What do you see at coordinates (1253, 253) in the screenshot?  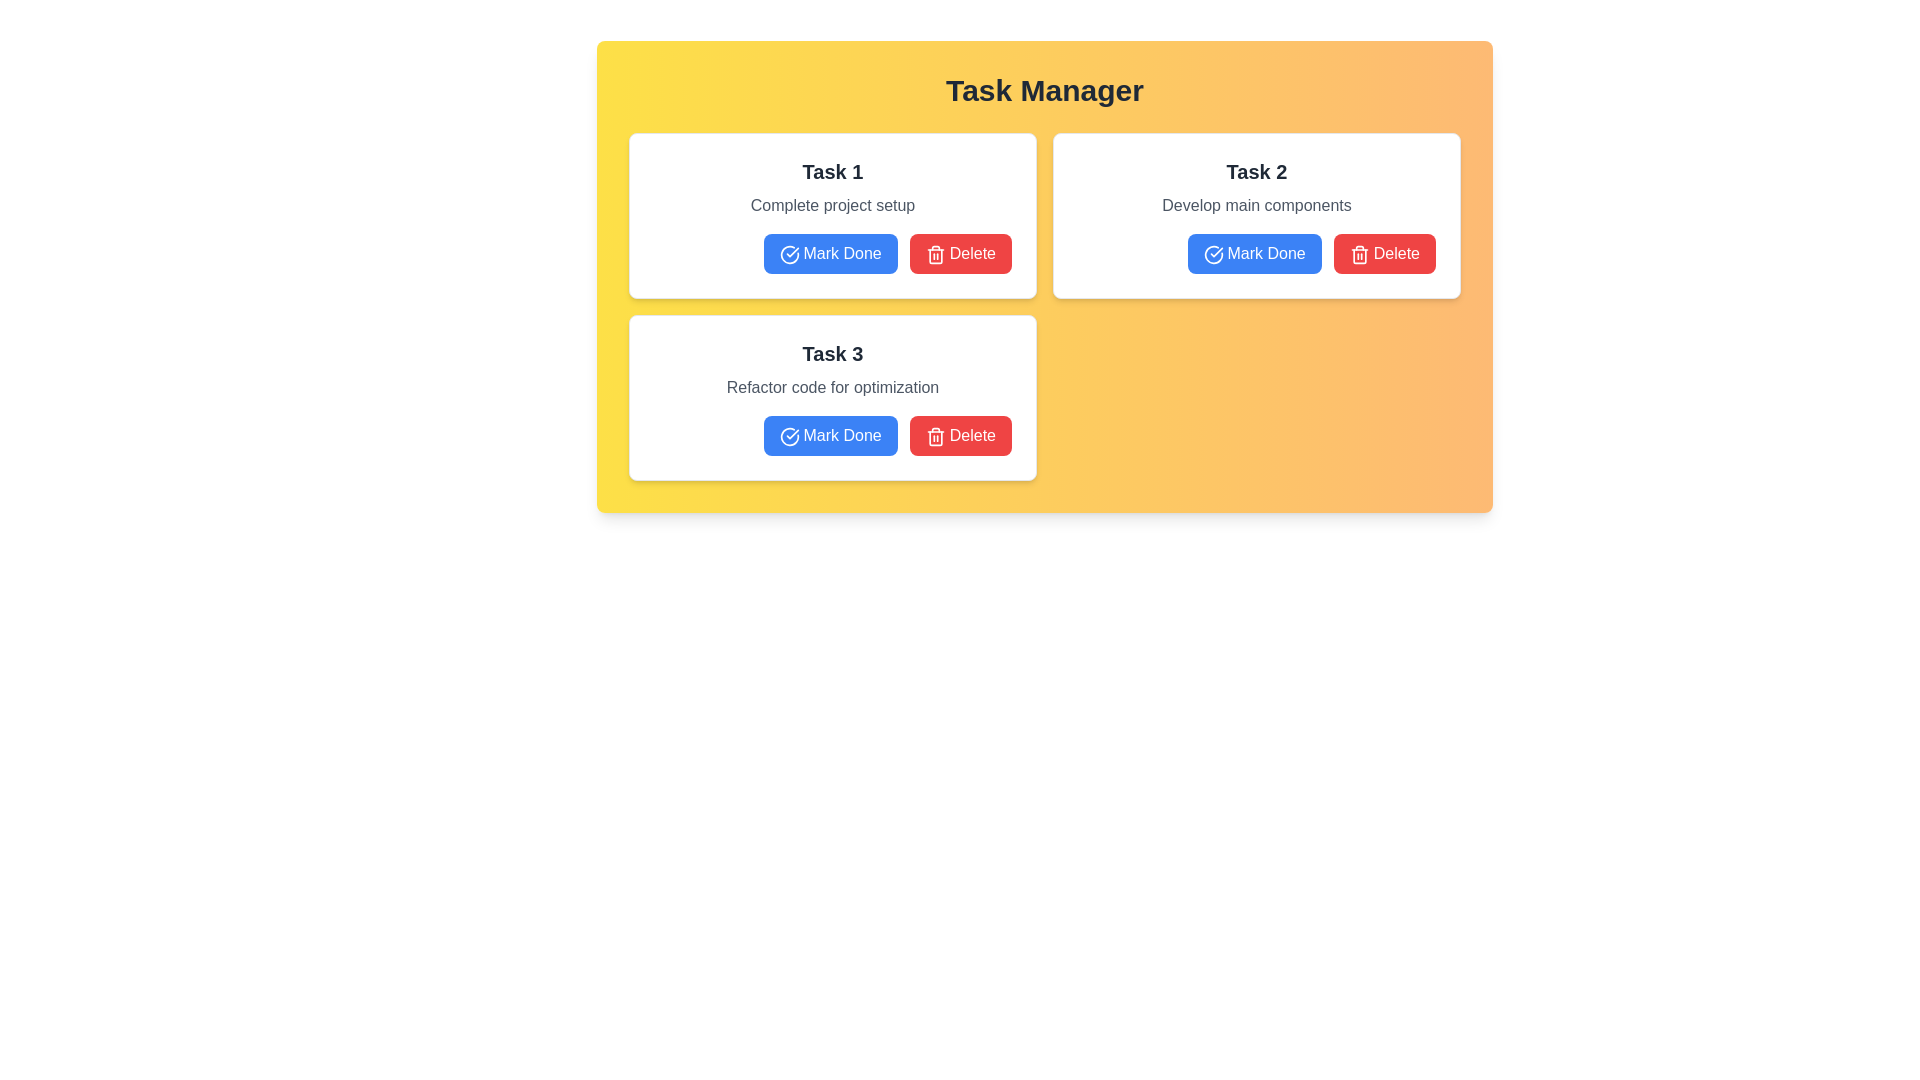 I see `'Mark Done' button for task 2` at bounding box center [1253, 253].